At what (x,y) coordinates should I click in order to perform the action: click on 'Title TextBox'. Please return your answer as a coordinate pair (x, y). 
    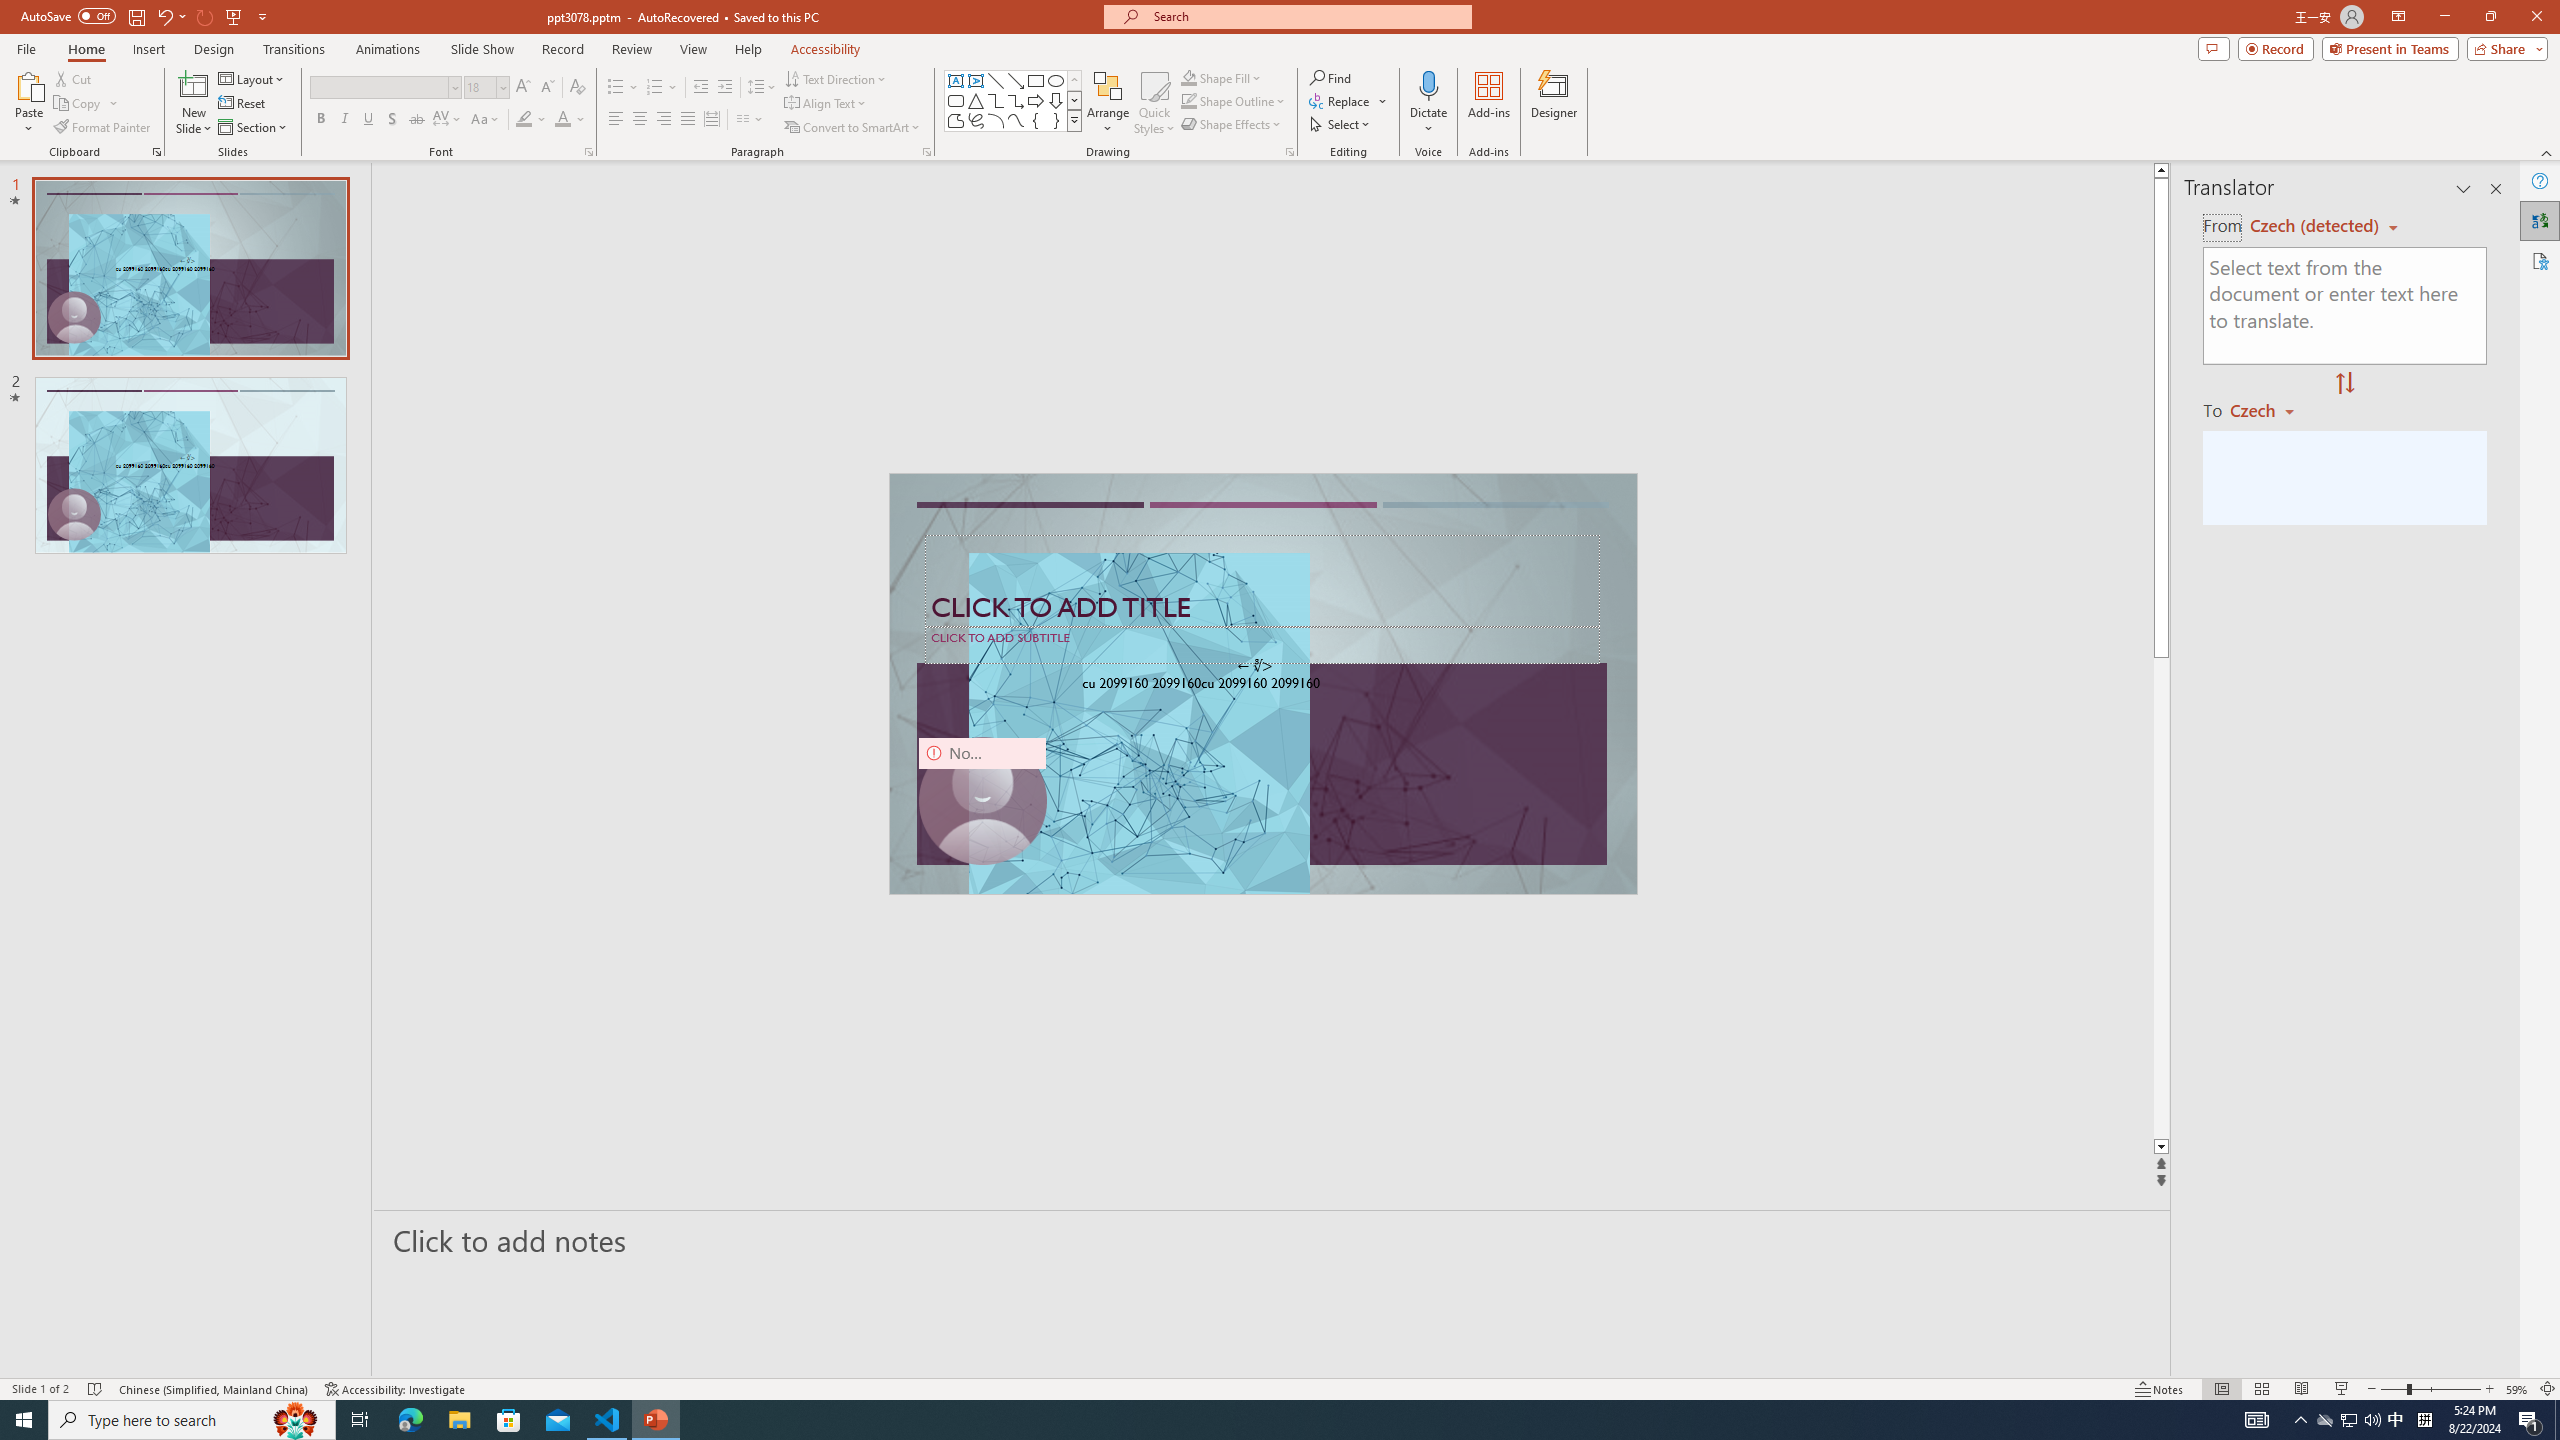
    Looking at the image, I should click on (1261, 581).